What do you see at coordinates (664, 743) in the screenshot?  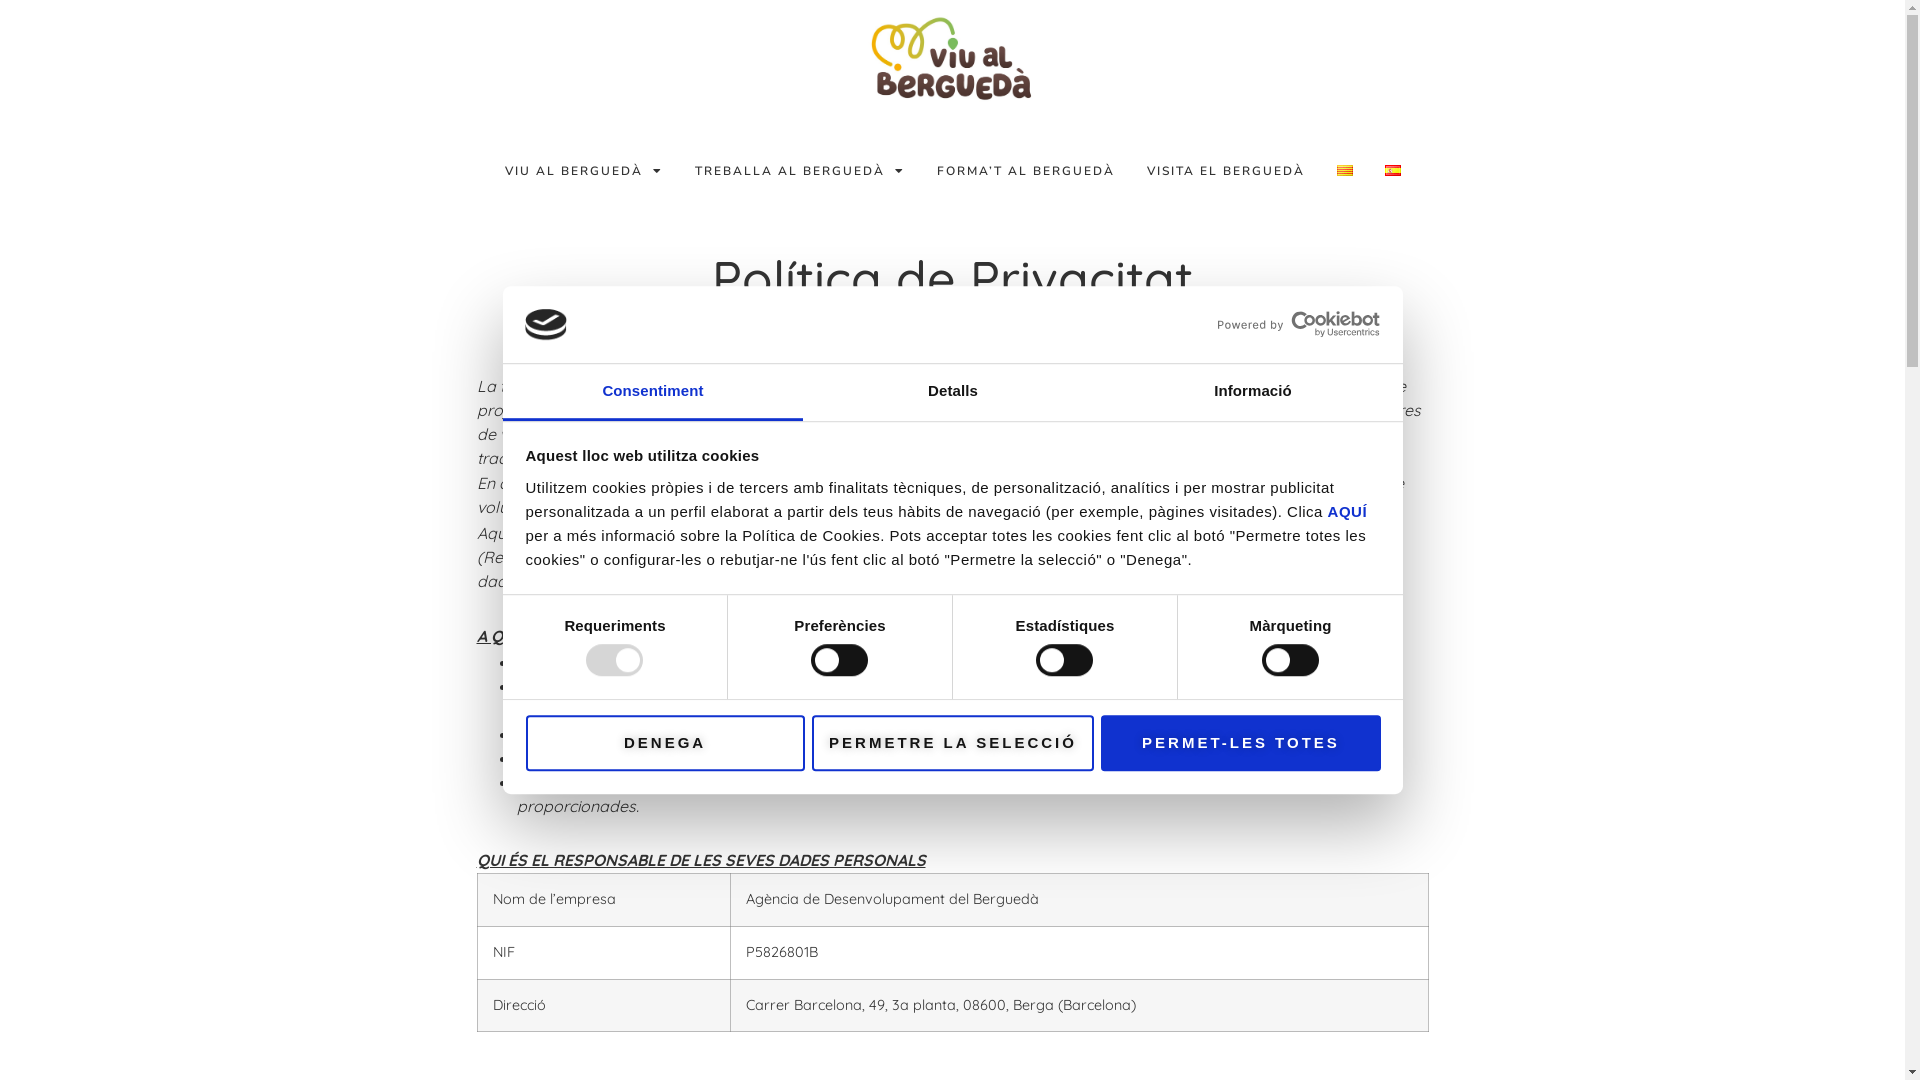 I see `'DENEGA'` at bounding box center [664, 743].